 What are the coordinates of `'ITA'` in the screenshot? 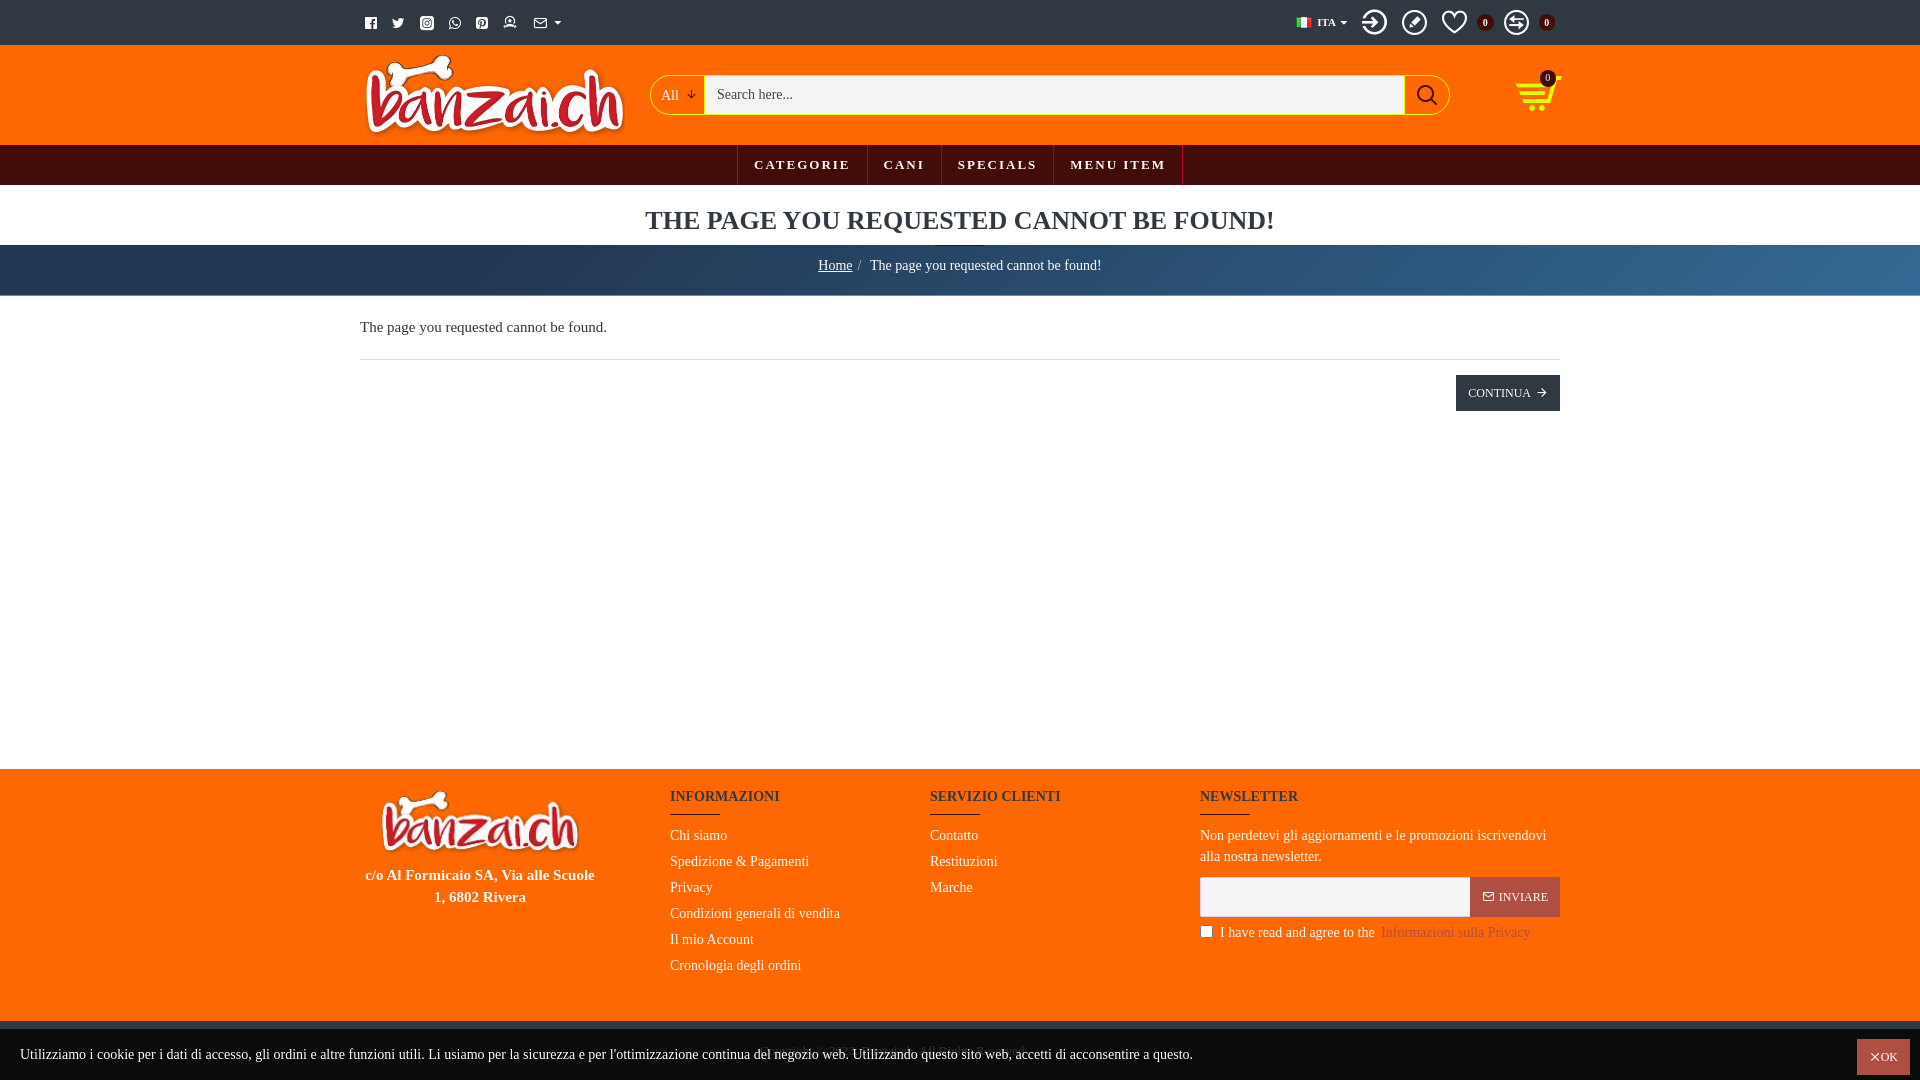 It's located at (1304, 22).